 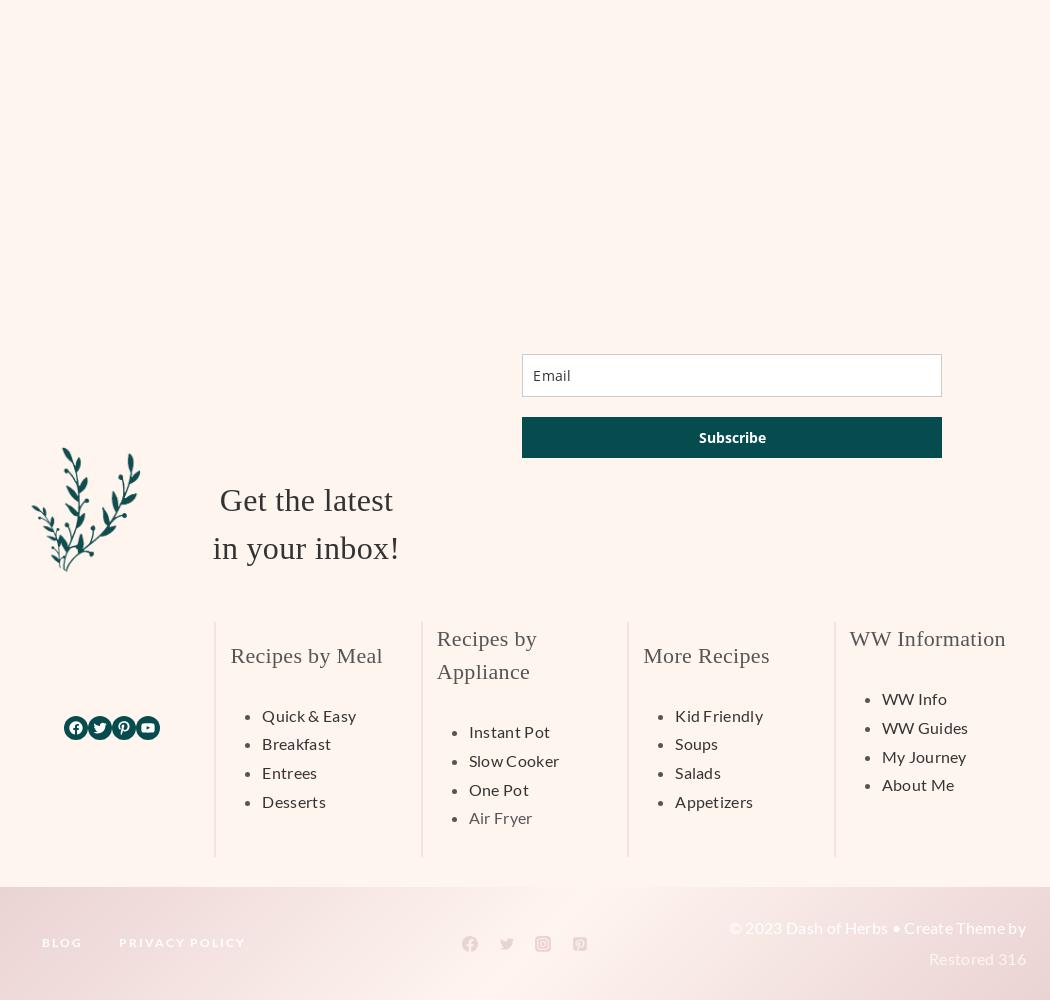 I want to click on 'WW Info', so click(x=913, y=697).